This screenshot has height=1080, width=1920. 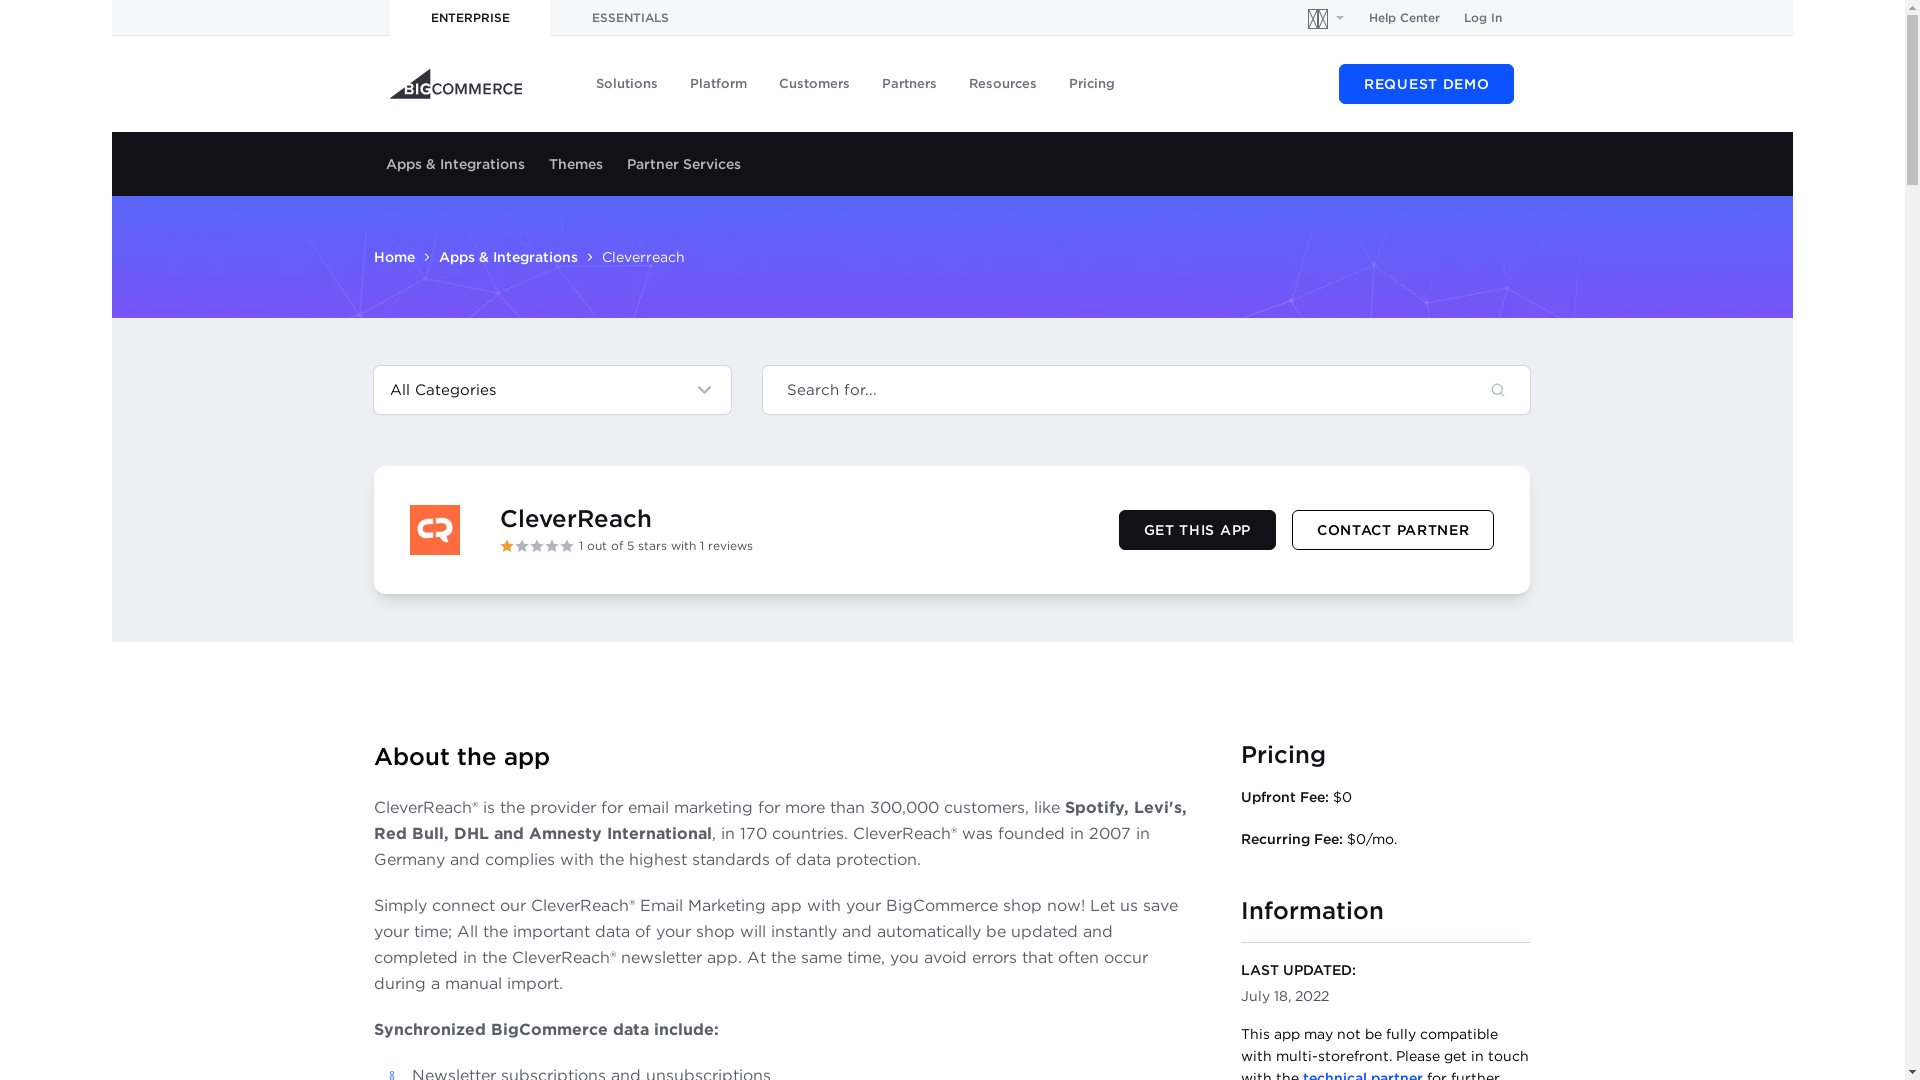 I want to click on 'Themes', so click(x=575, y=163).